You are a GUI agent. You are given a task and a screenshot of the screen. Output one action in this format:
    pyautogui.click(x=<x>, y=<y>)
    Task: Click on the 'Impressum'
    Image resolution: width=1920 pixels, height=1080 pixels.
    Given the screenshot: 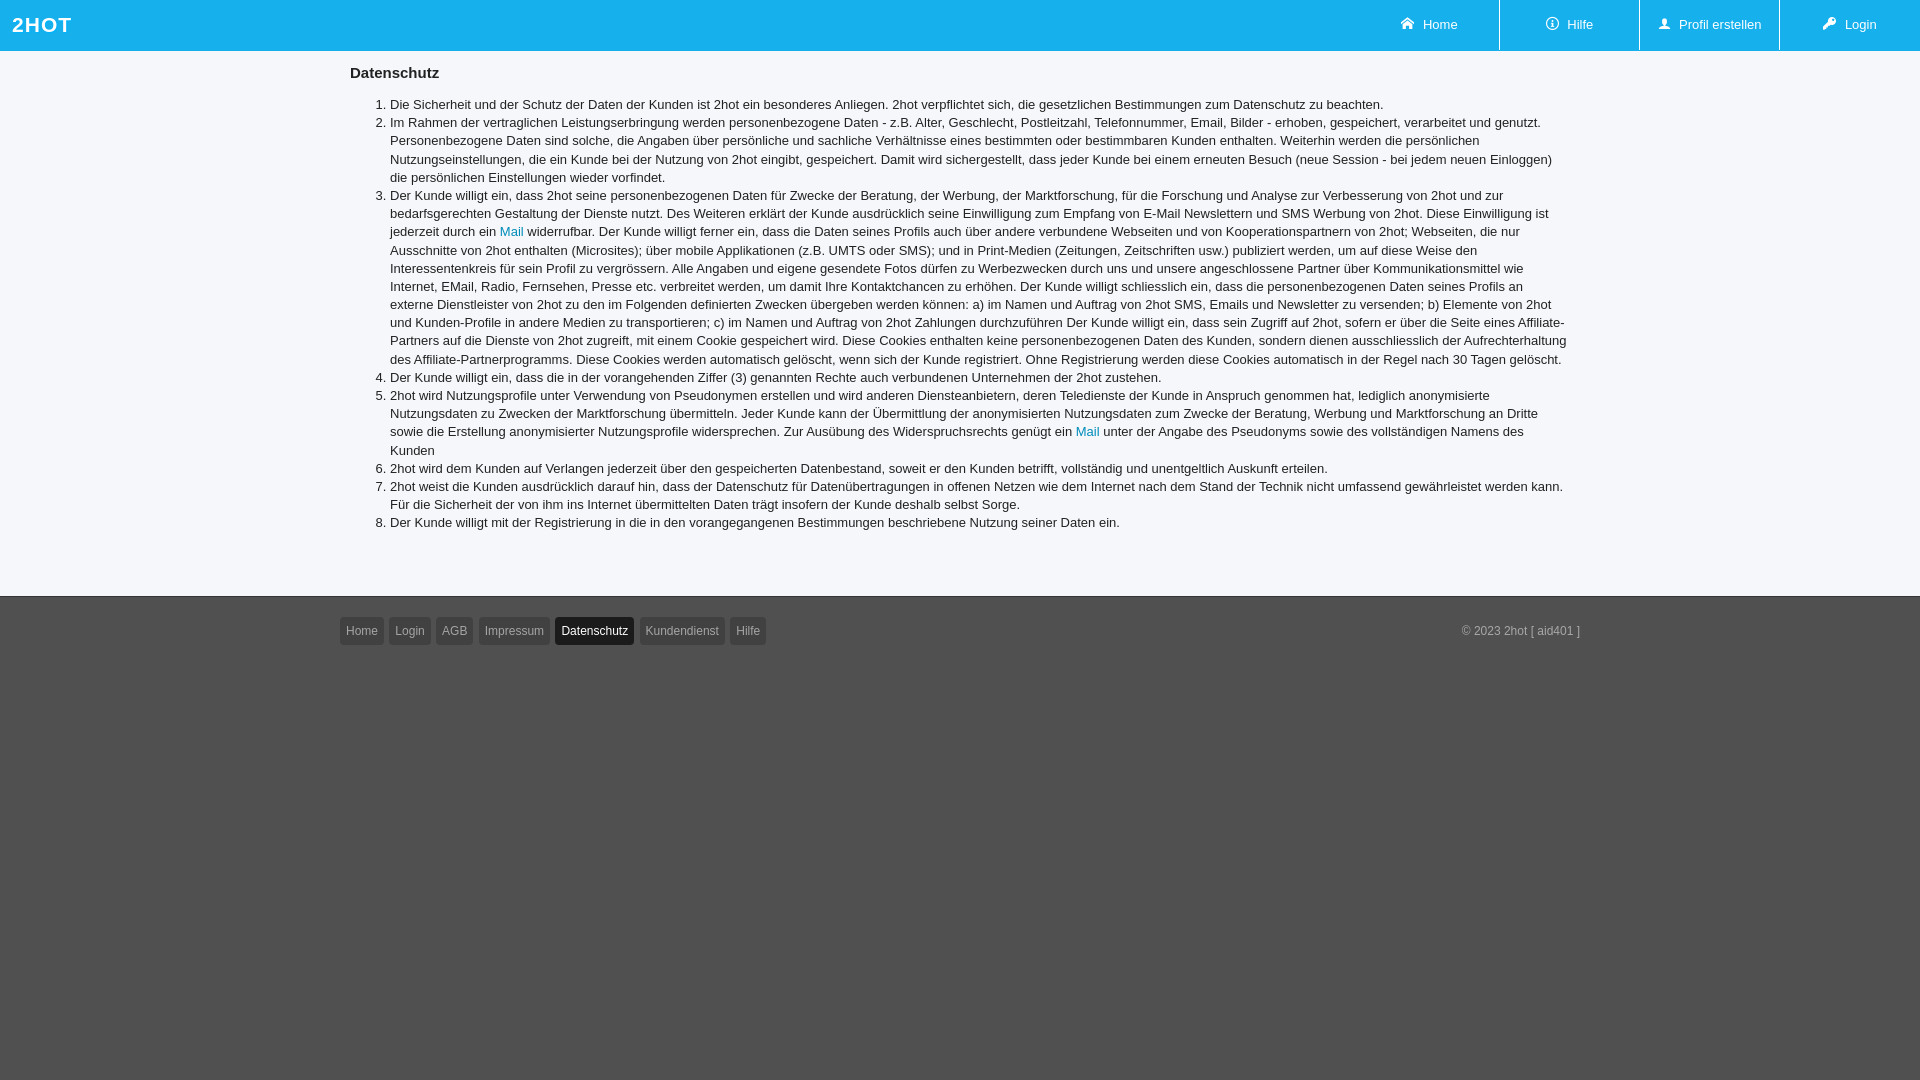 What is the action you would take?
    pyautogui.click(x=514, y=630)
    